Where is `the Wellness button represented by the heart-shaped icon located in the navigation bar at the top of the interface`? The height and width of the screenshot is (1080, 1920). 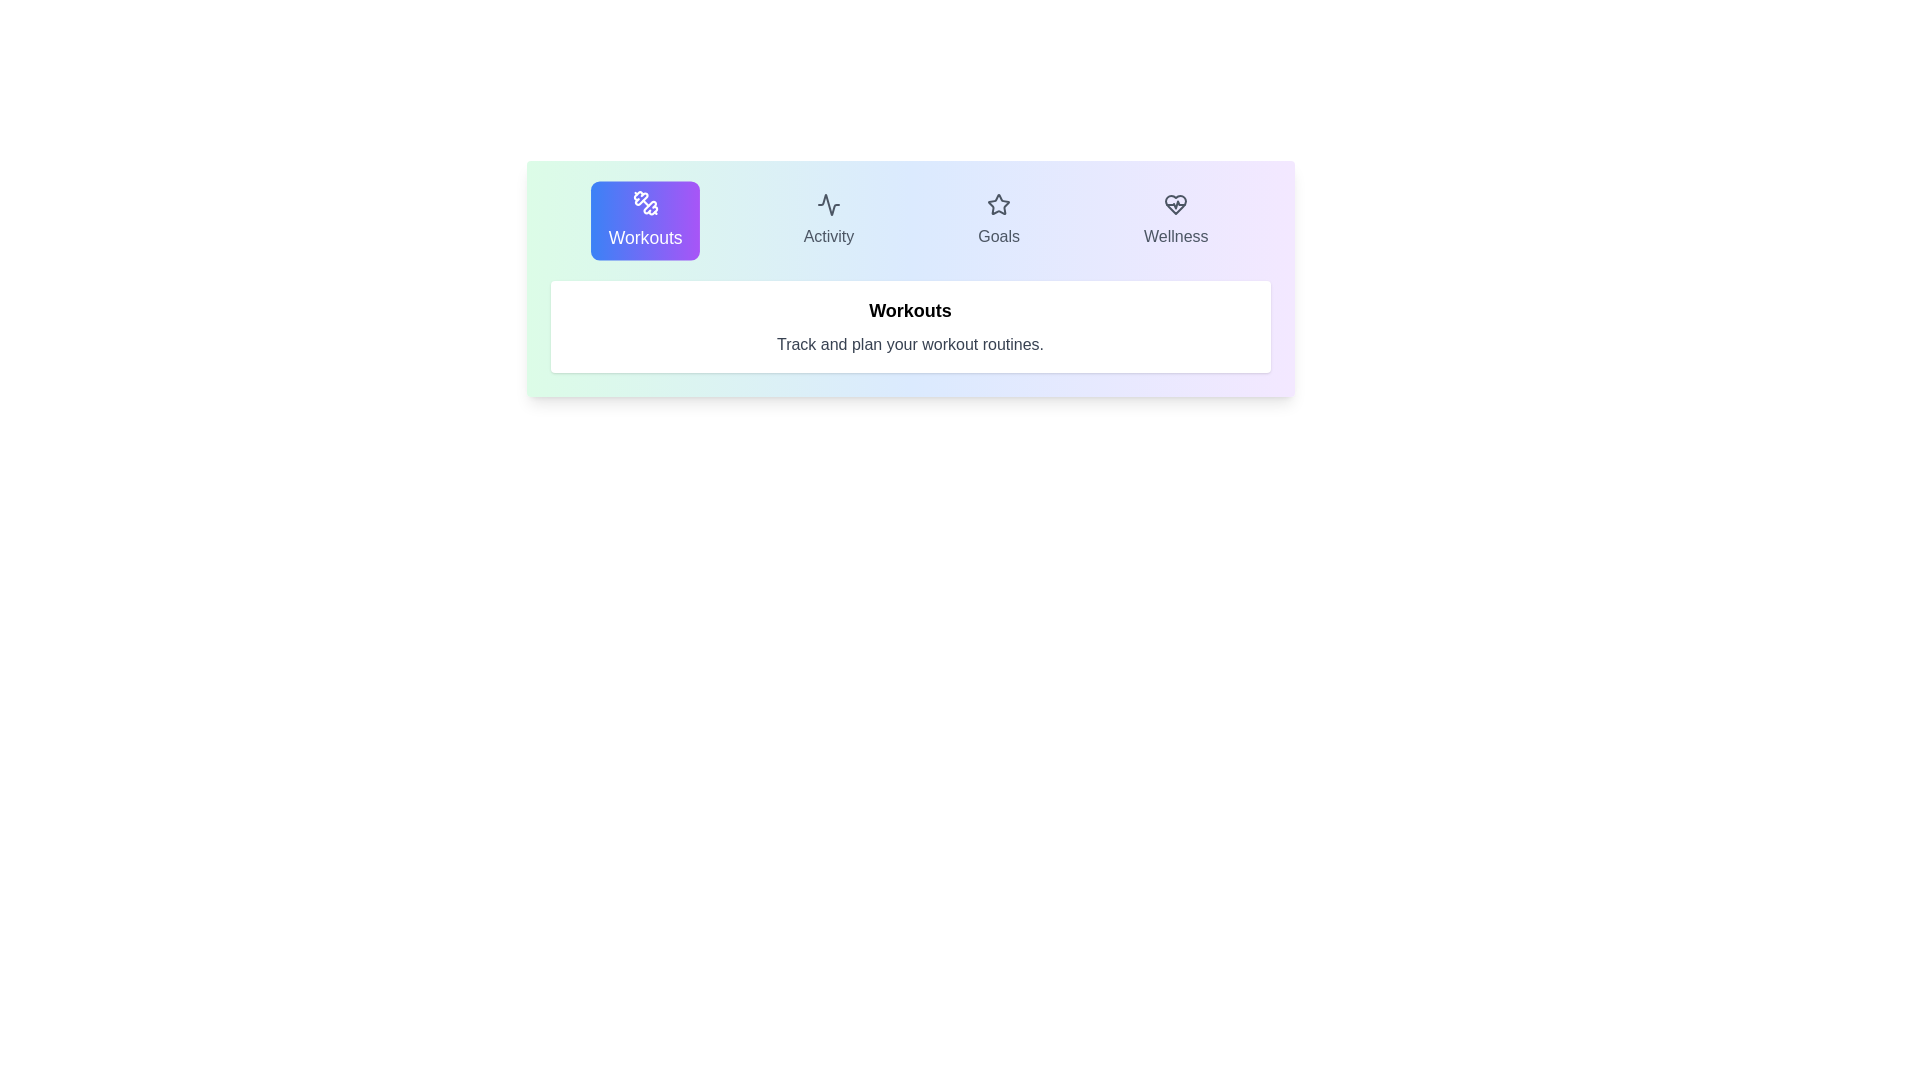
the Wellness button represented by the heart-shaped icon located in the navigation bar at the top of the interface is located at coordinates (1176, 204).